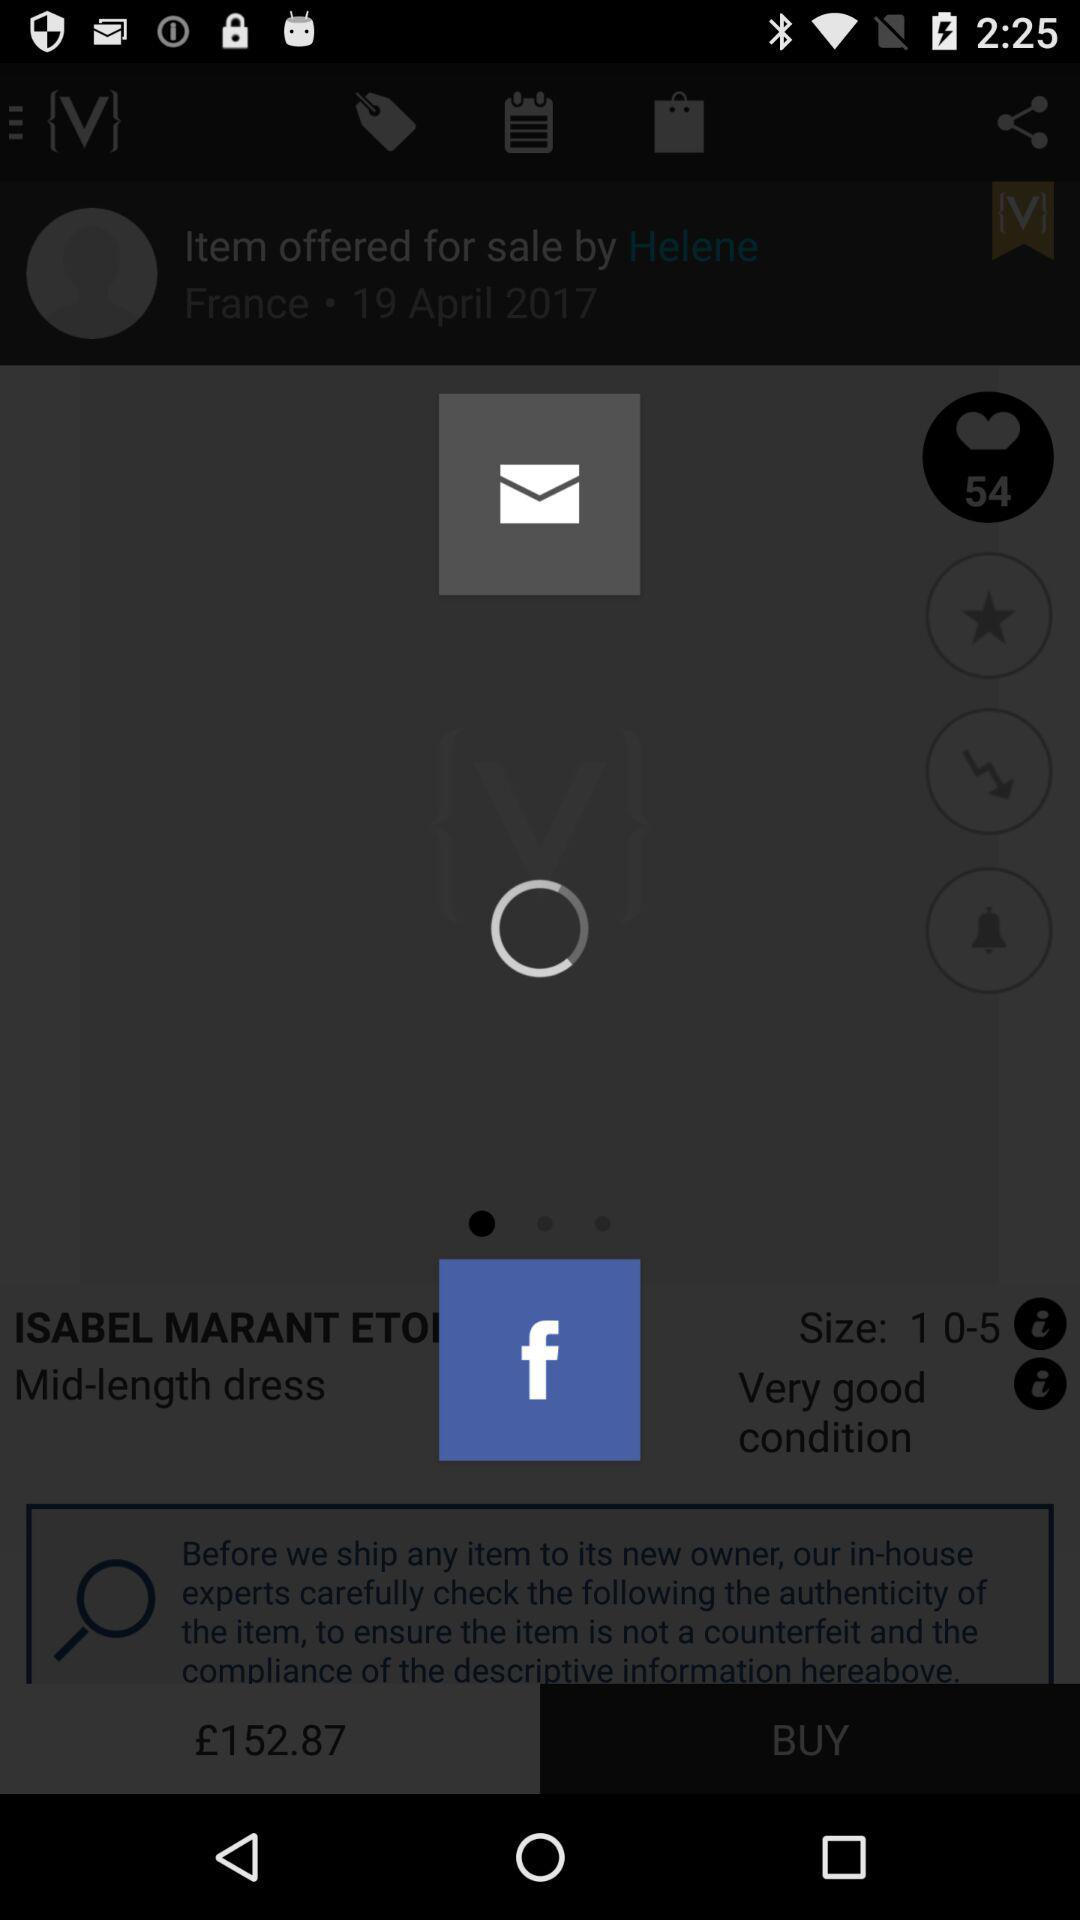 Image resolution: width=1080 pixels, height=1920 pixels. Describe the element at coordinates (91, 272) in the screenshot. I see `icon next to the item offered for icon` at that location.